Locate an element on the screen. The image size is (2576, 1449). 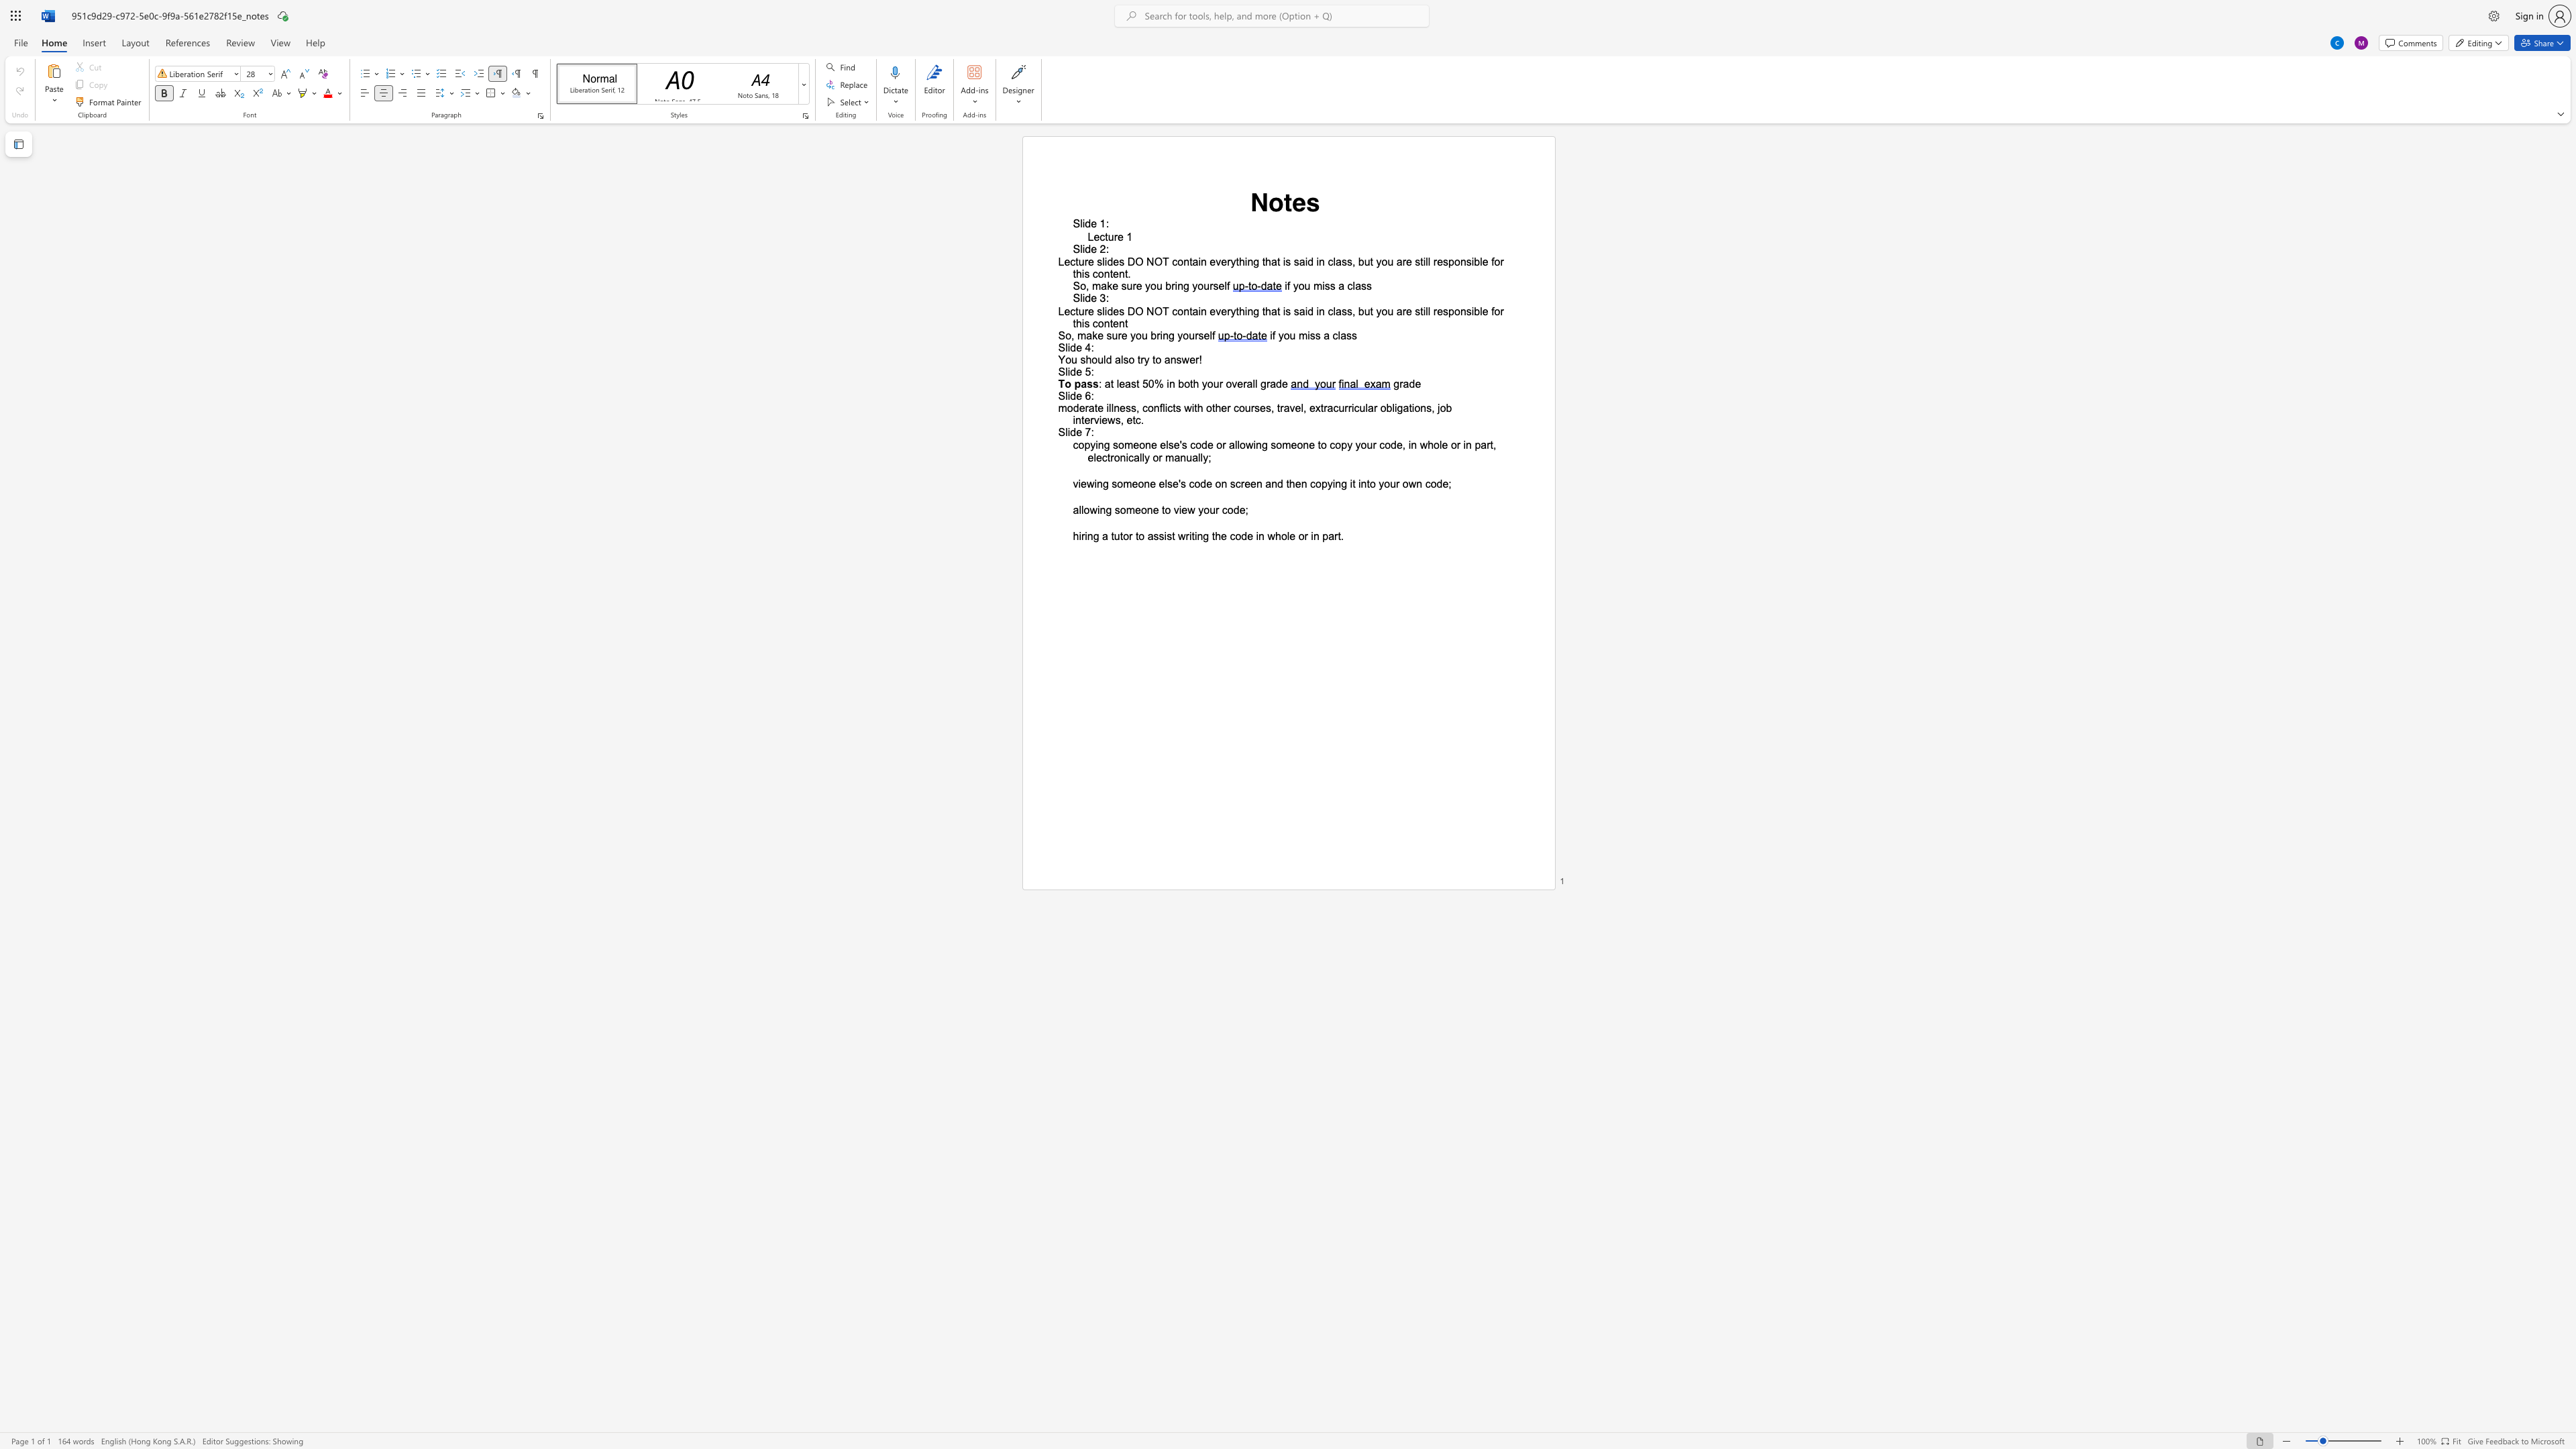
the subset text "it into your ow" within the text "viewing someone else" is located at coordinates (1349, 484).